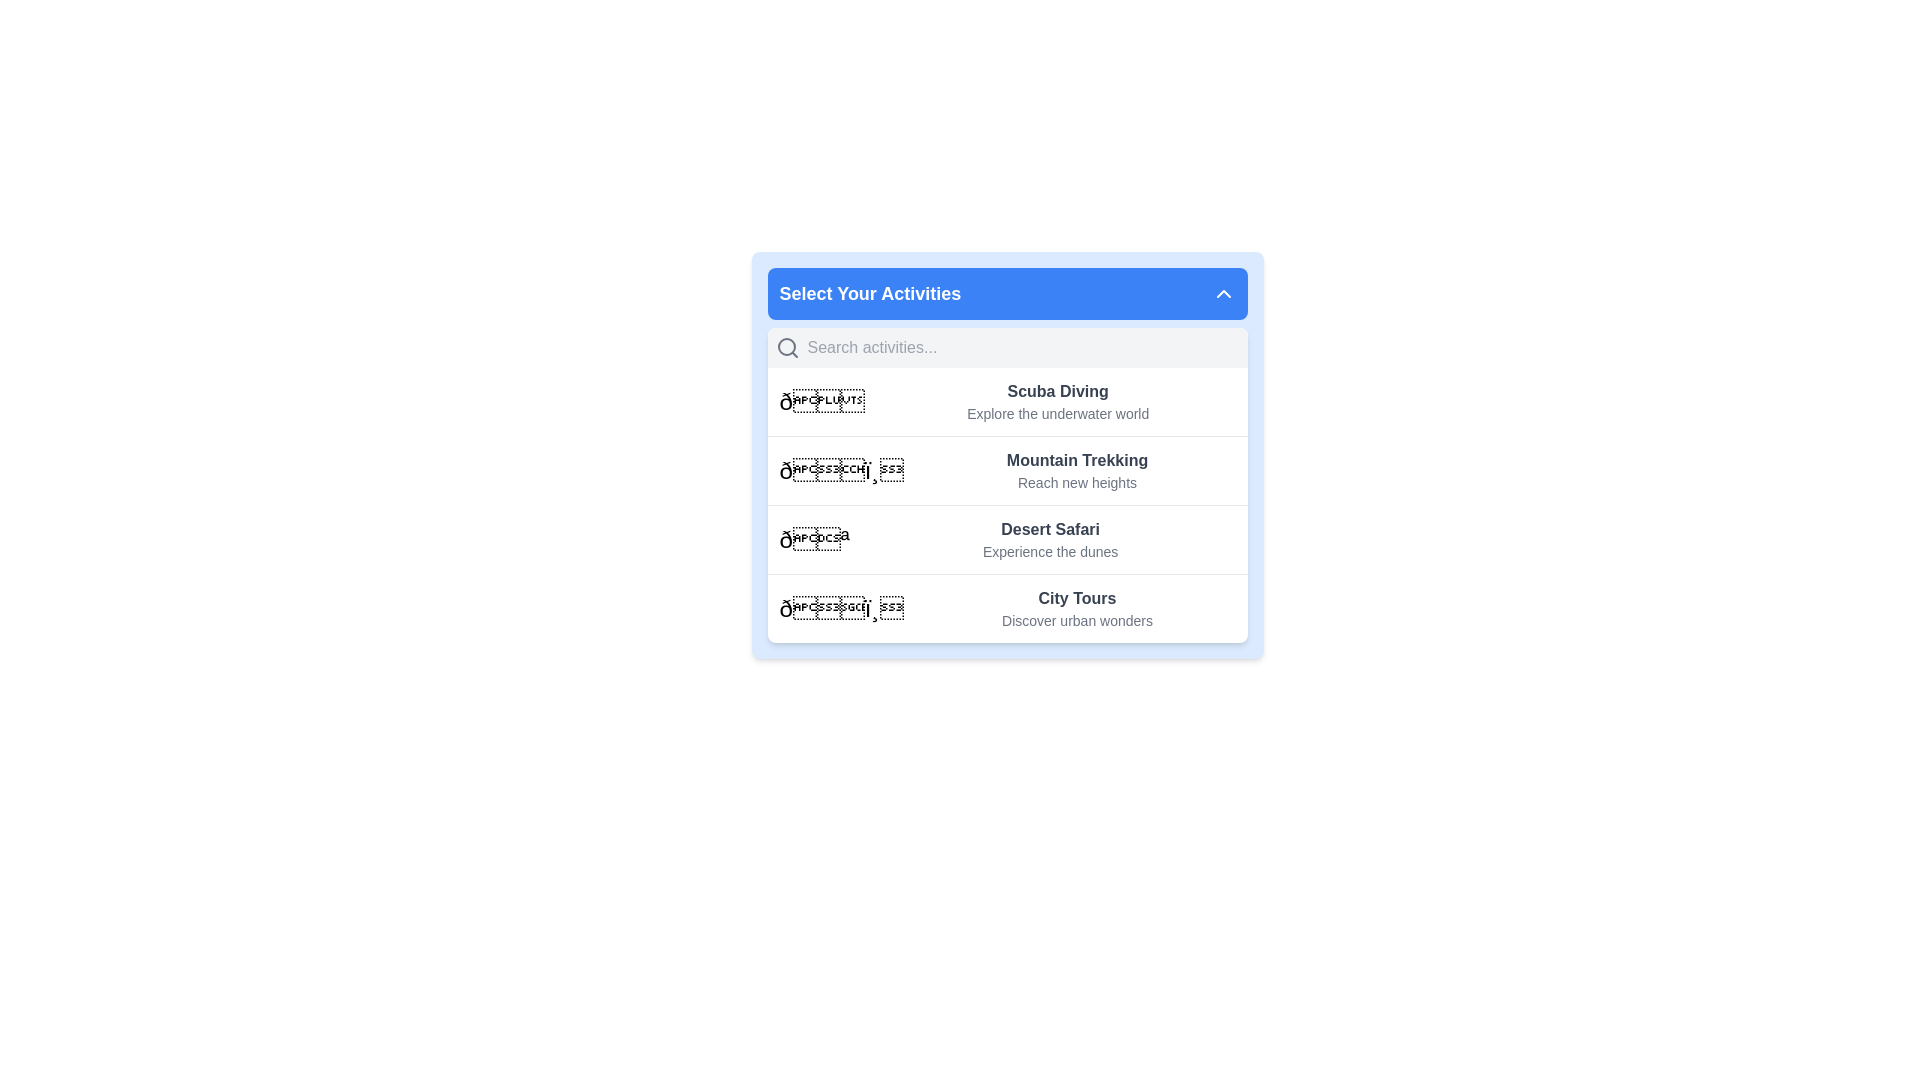  What do you see at coordinates (1007, 470) in the screenshot?
I see `informational text contained in the 'Mountain Trekking' list item, which is located in the second row of the vertical list structure` at bounding box center [1007, 470].